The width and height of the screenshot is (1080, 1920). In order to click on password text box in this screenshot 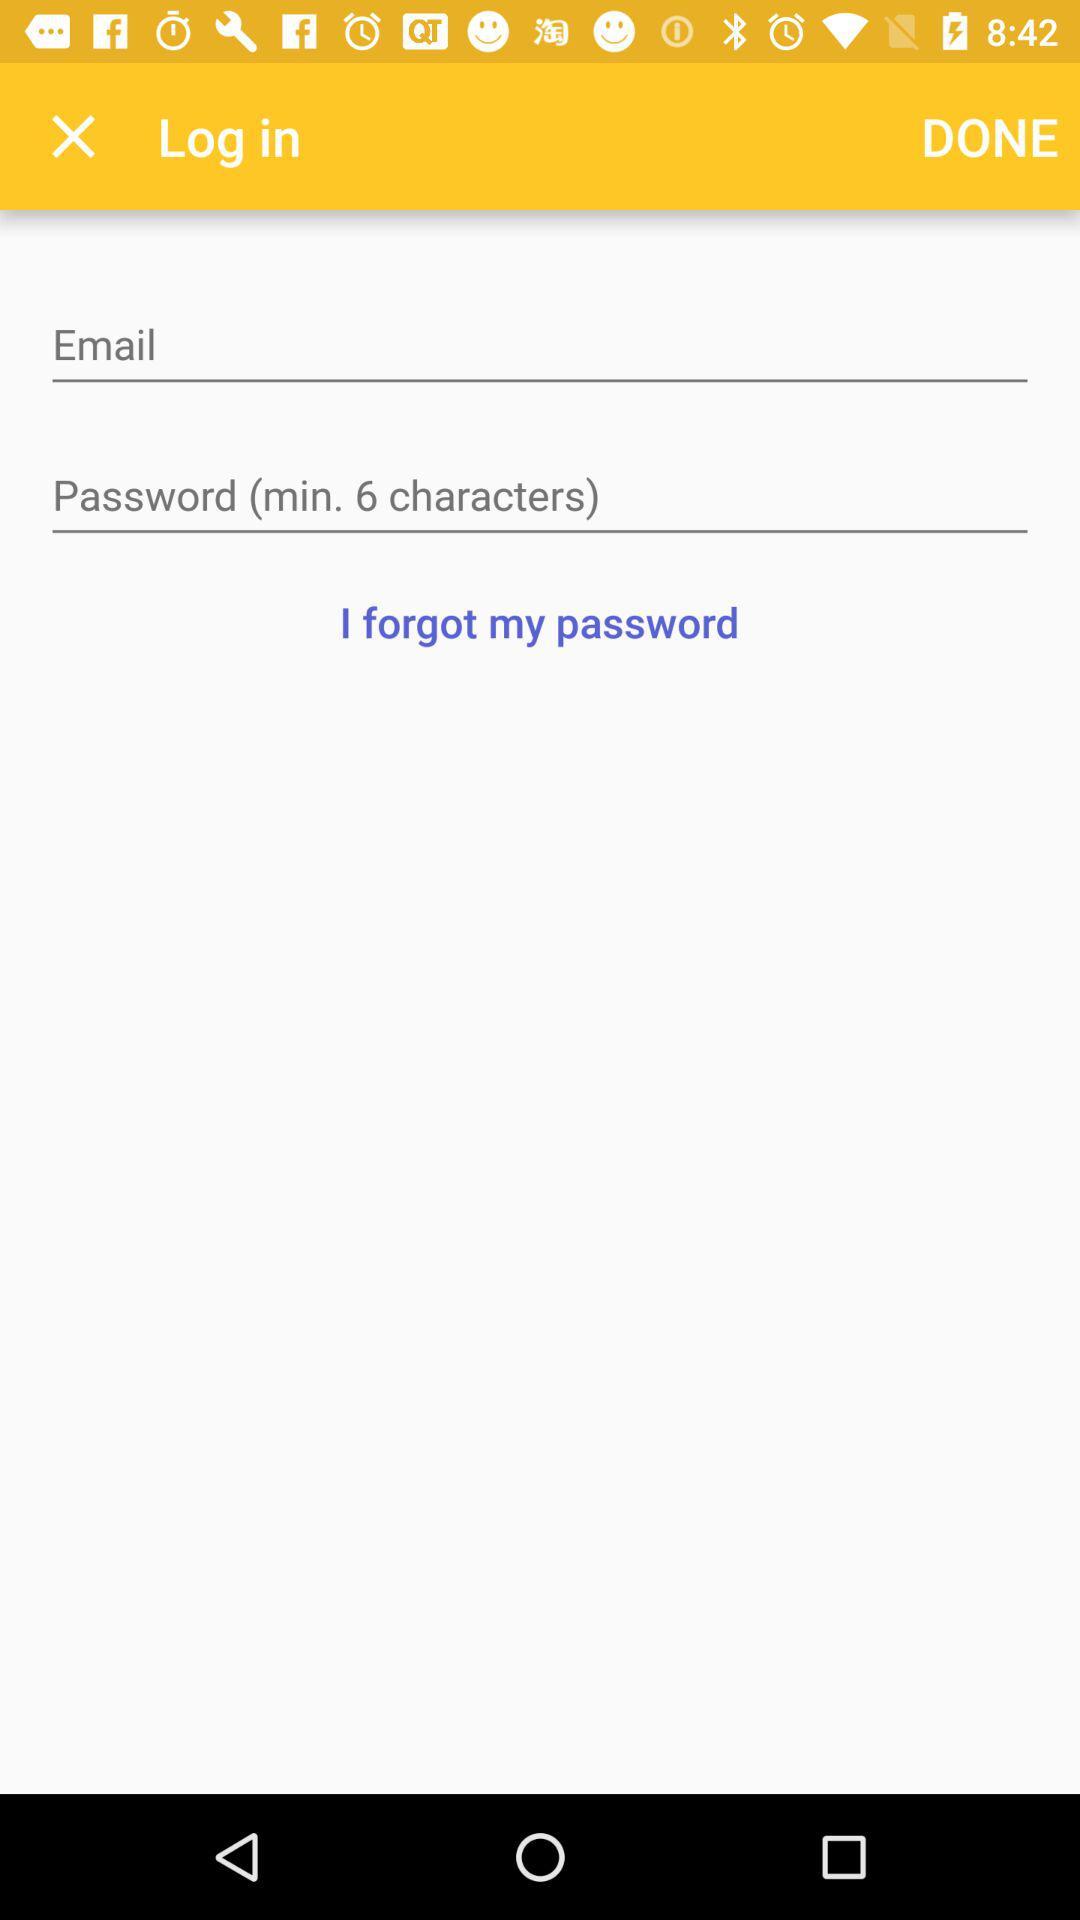, I will do `click(540, 497)`.